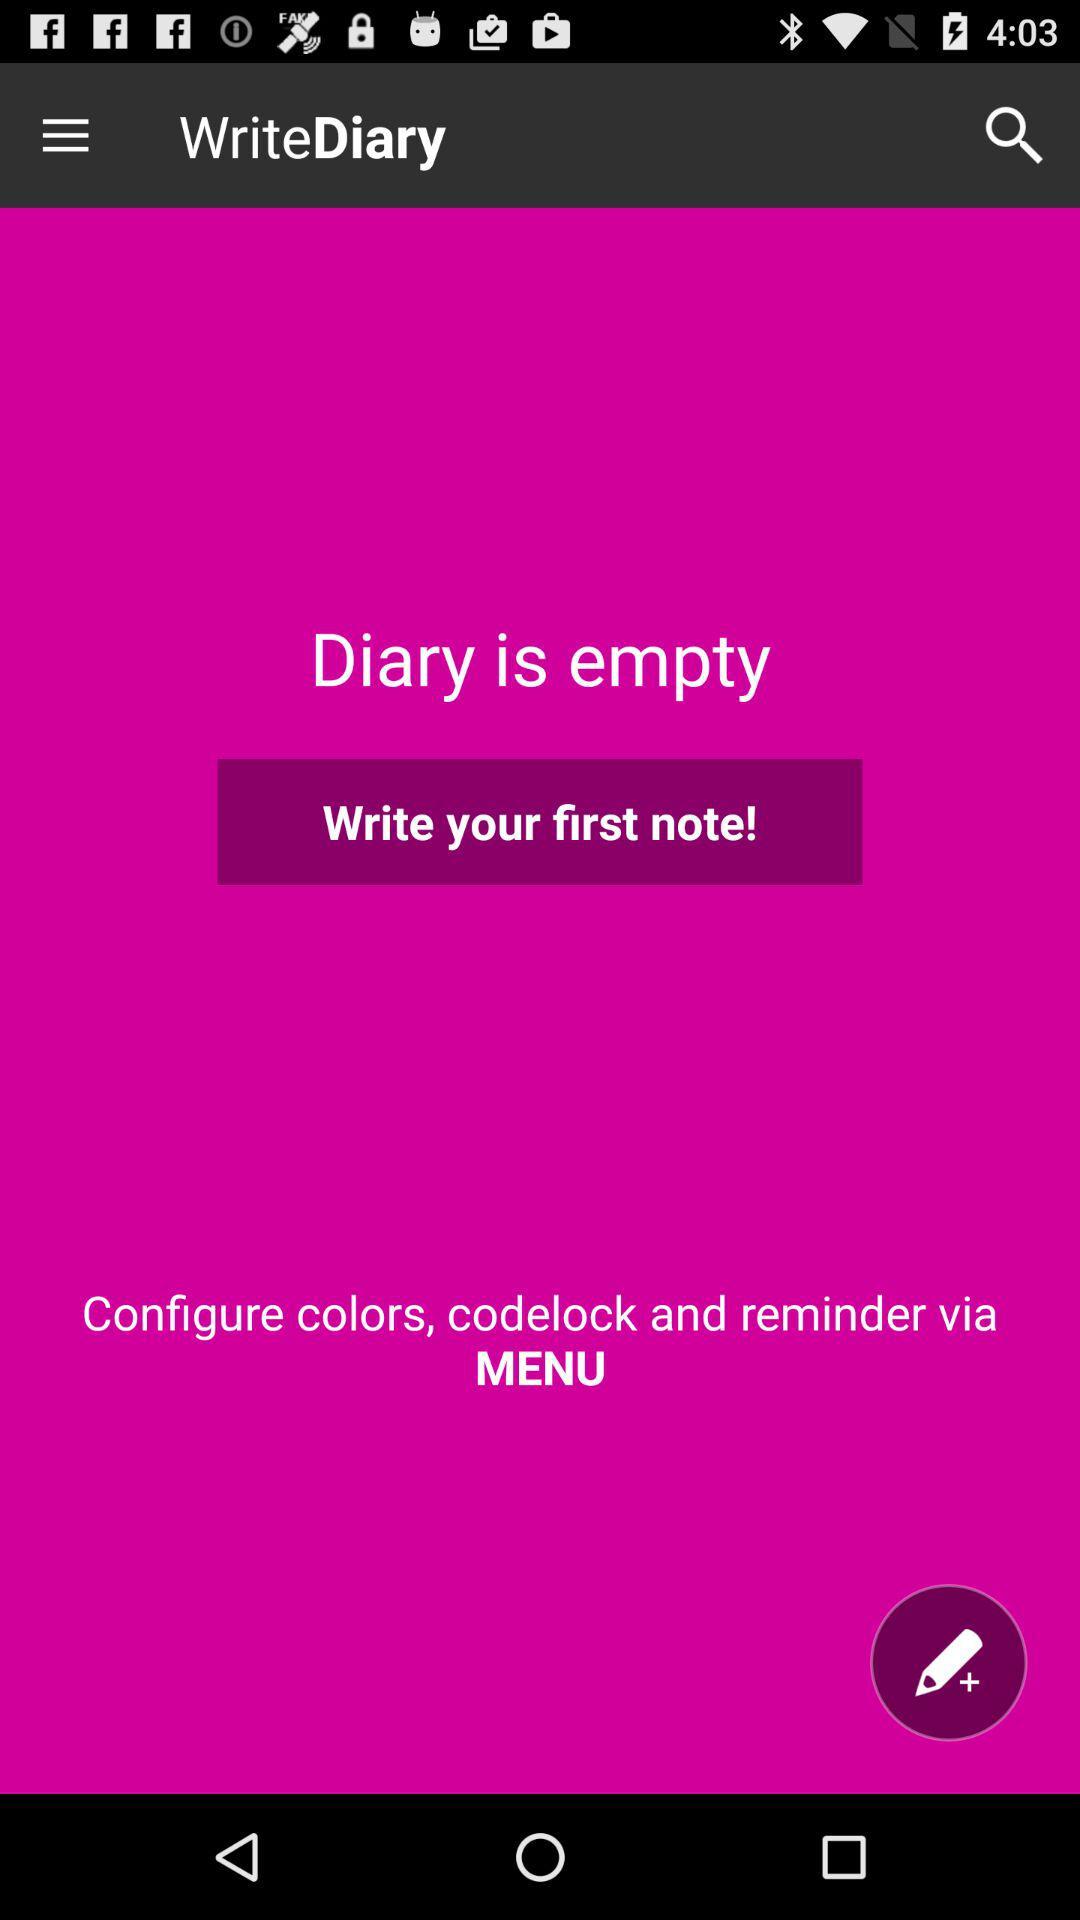 Image resolution: width=1080 pixels, height=1920 pixels. What do you see at coordinates (947, 1662) in the screenshot?
I see `icon below the configure colors codelock` at bounding box center [947, 1662].